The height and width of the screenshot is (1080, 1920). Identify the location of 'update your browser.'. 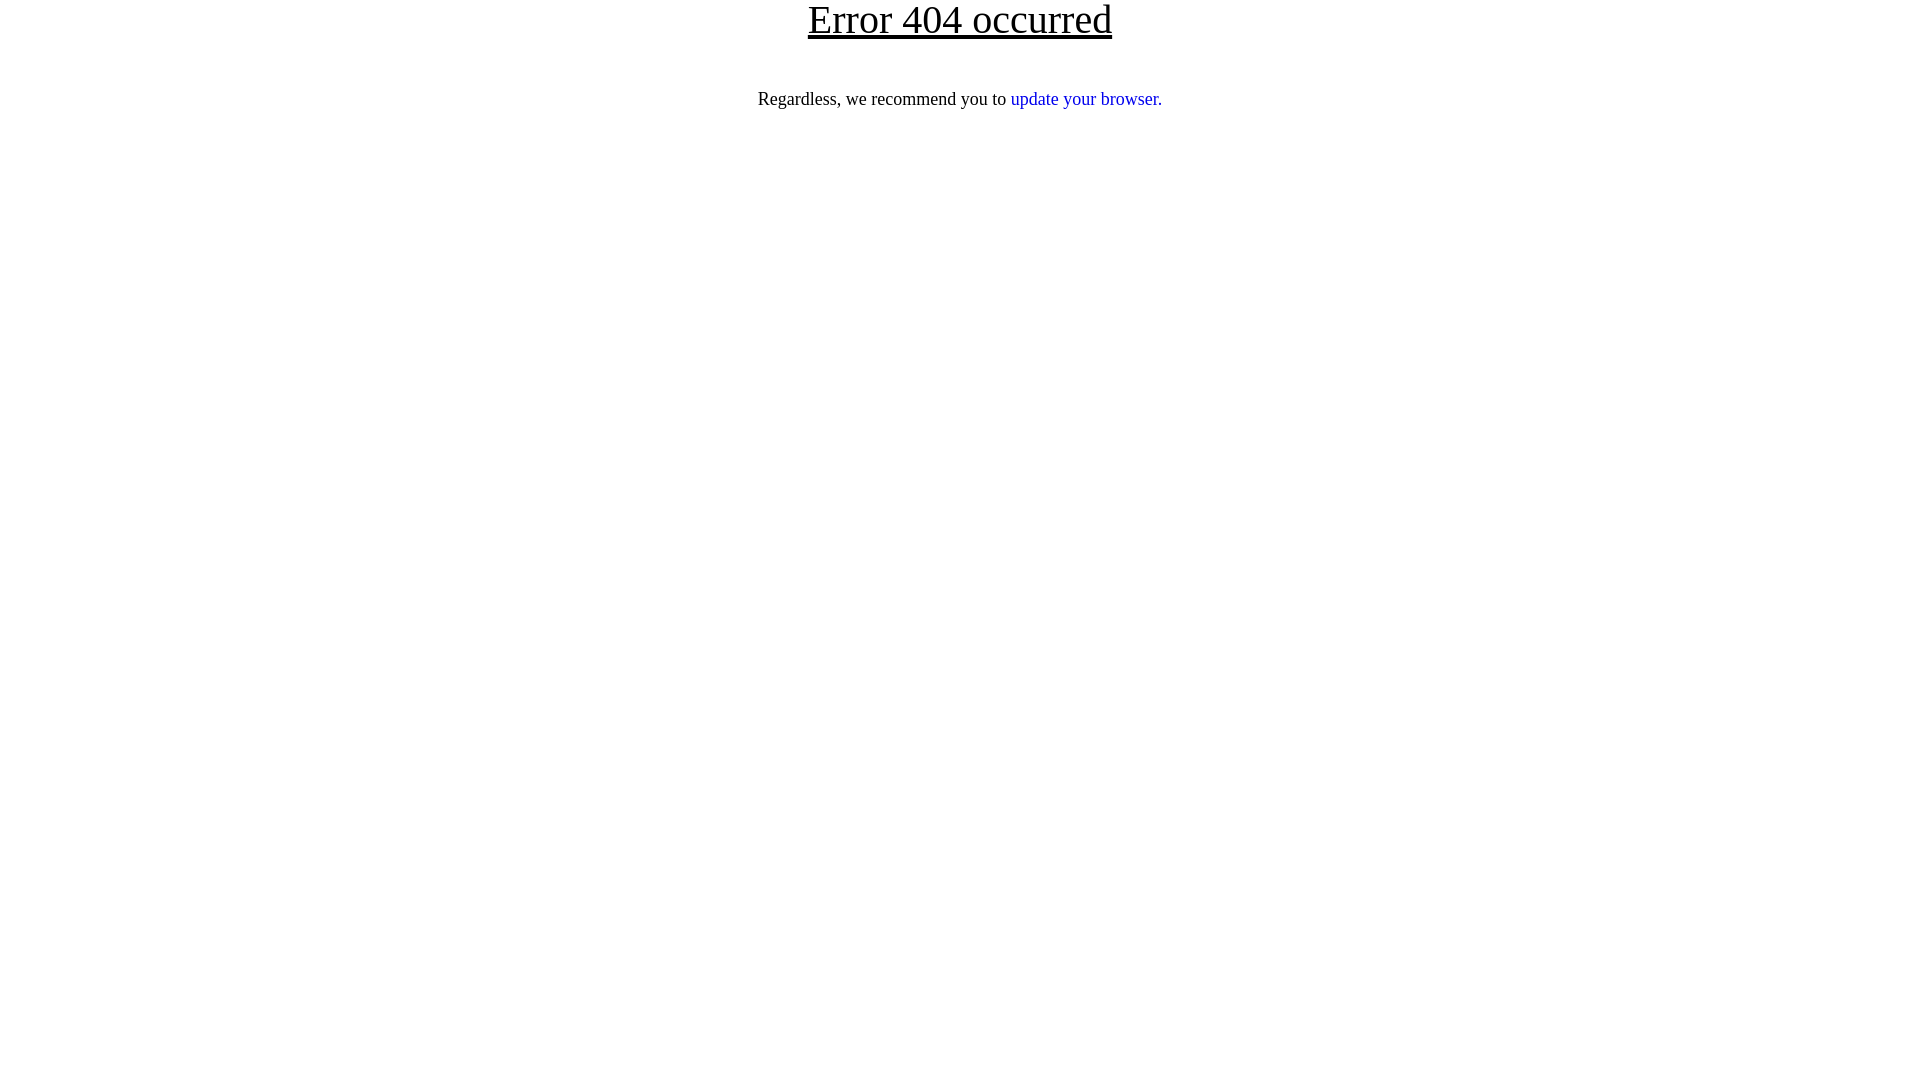
(1085, 99).